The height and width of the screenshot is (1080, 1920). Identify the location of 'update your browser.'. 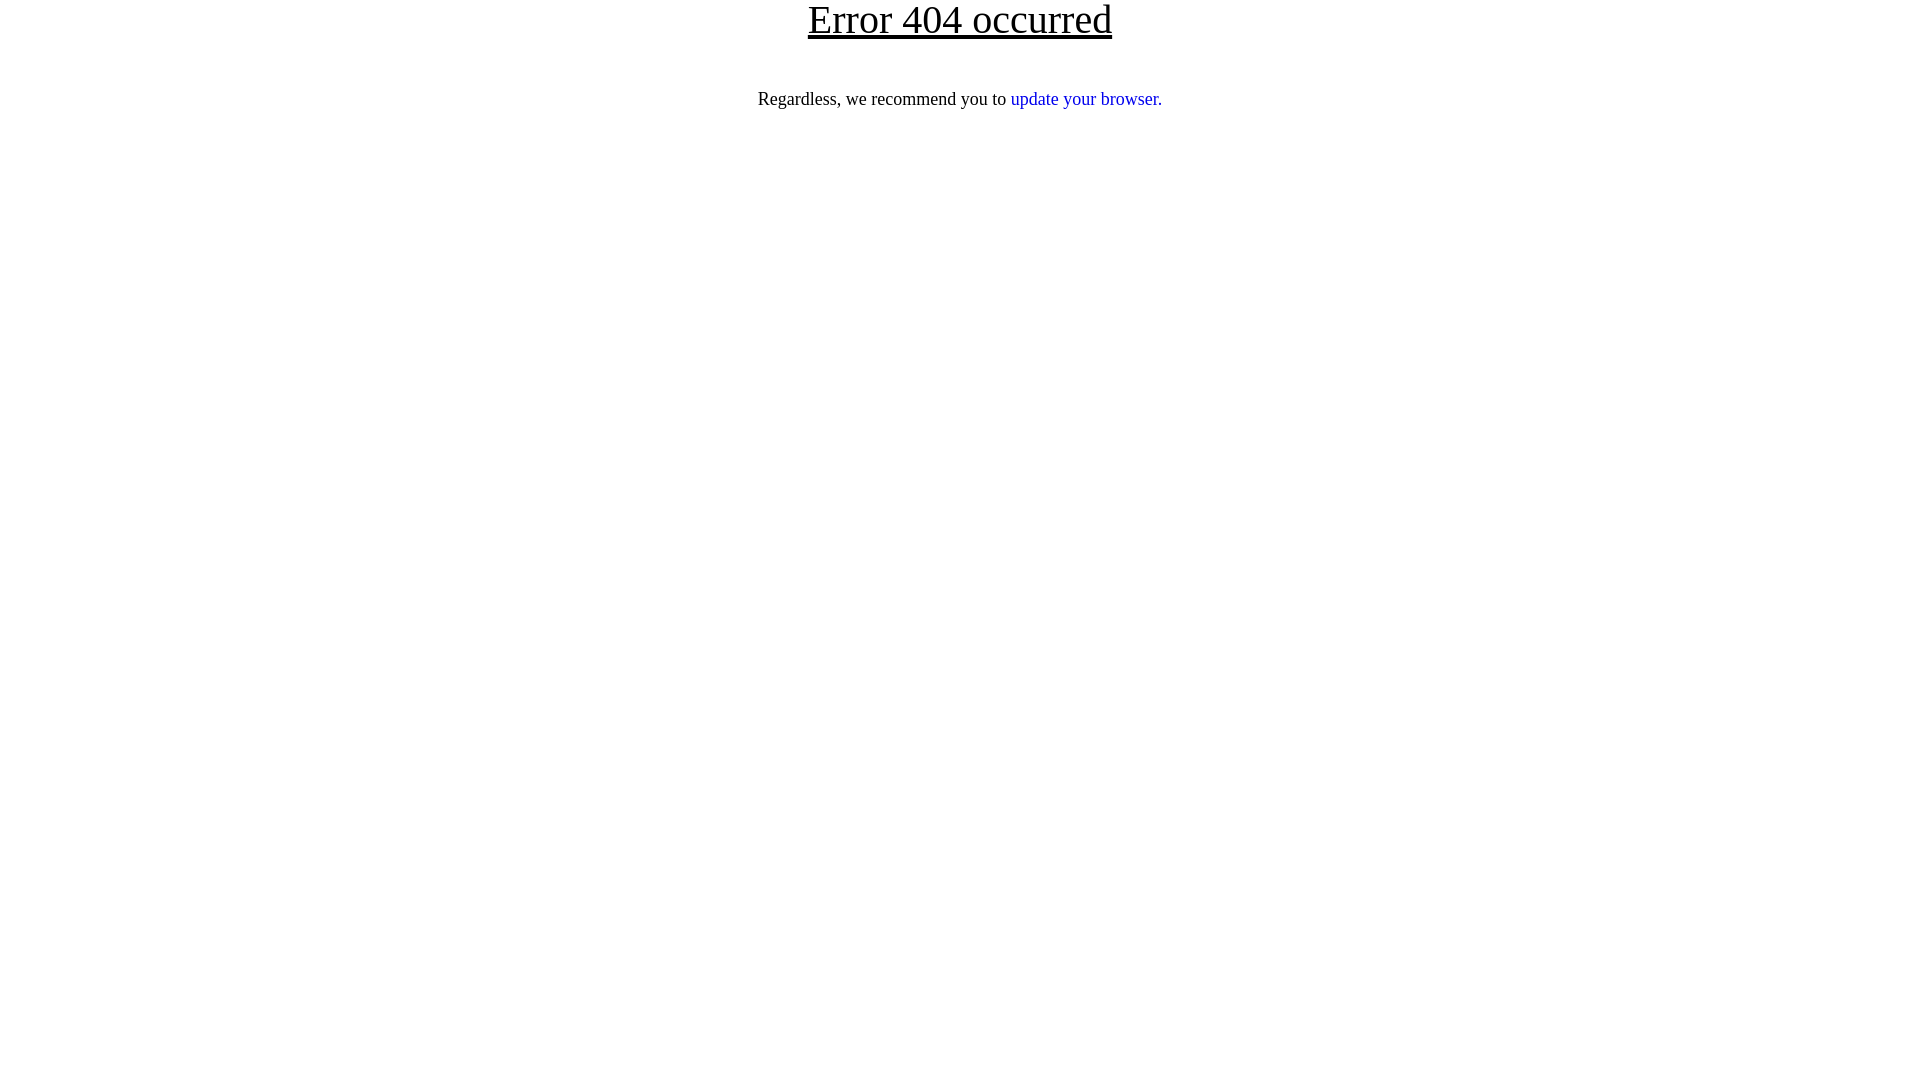
(1085, 99).